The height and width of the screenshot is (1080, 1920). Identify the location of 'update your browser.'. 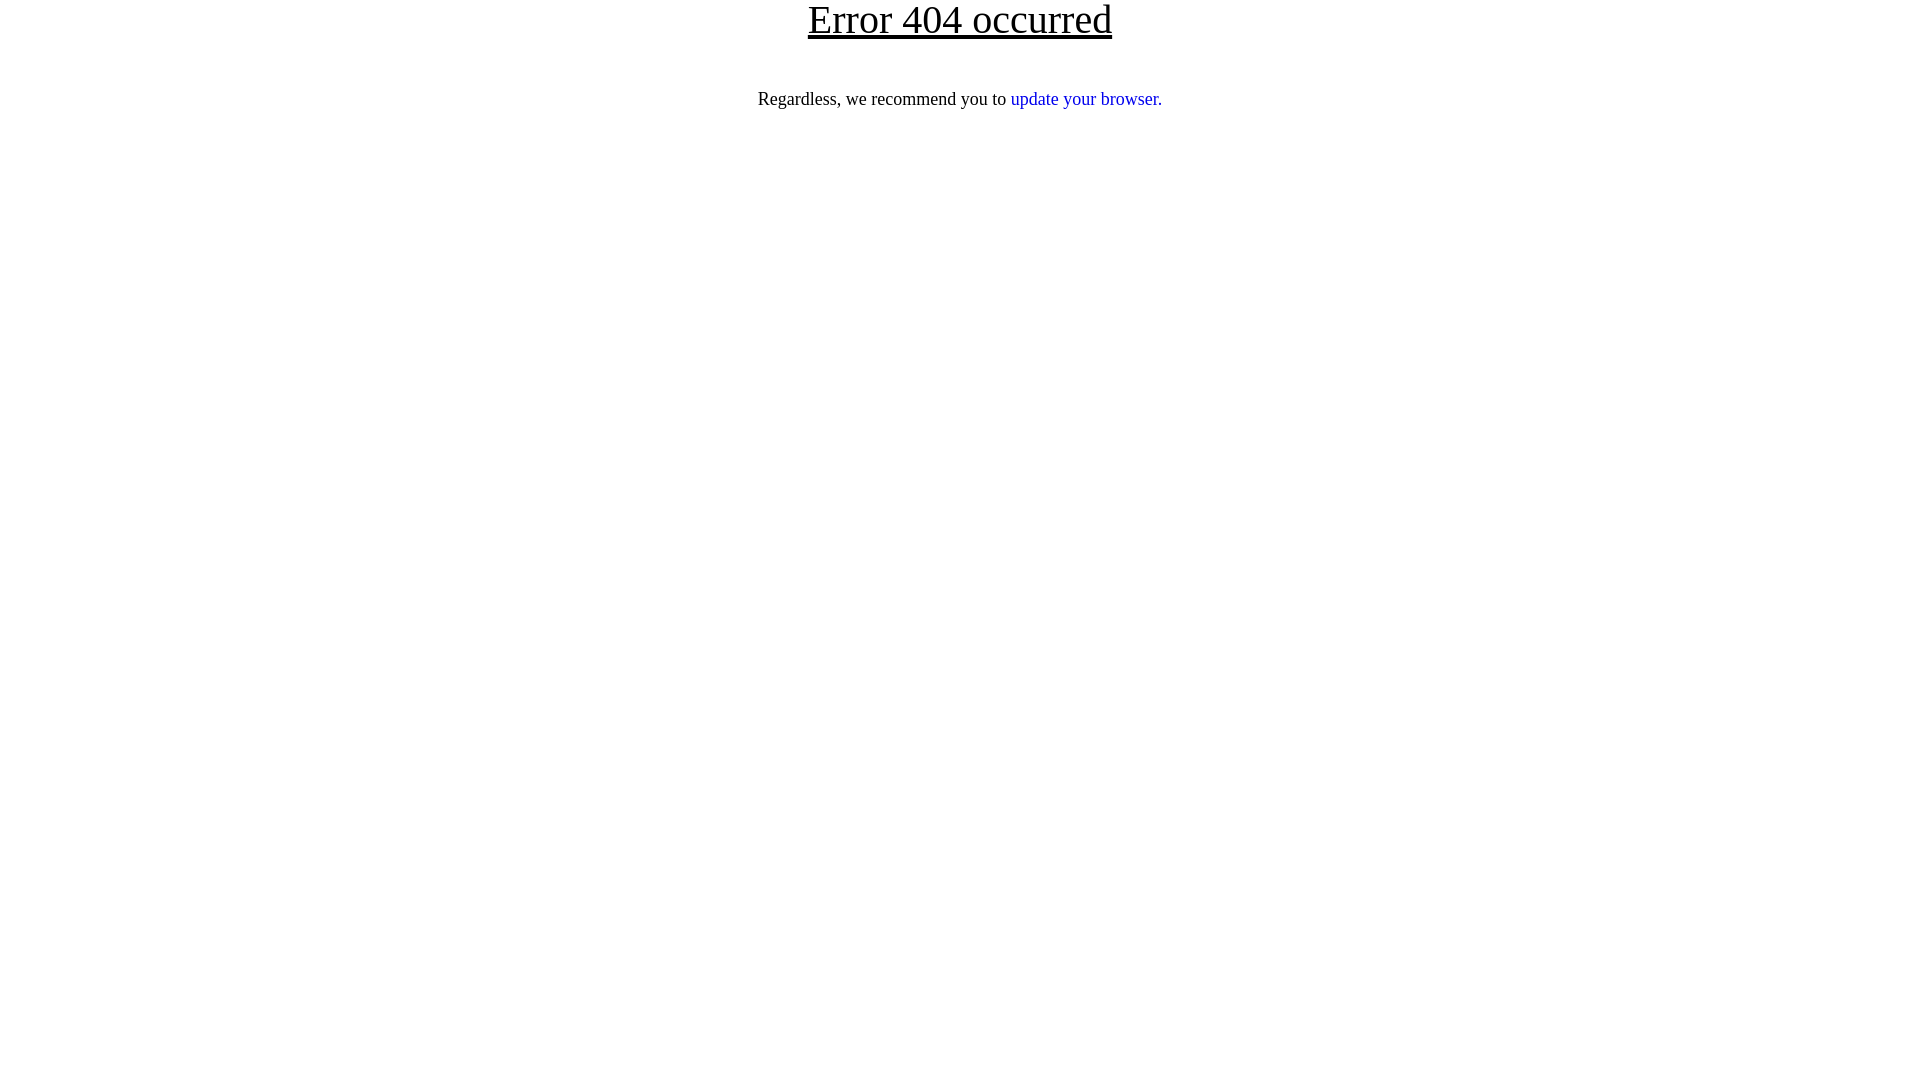
(1085, 99).